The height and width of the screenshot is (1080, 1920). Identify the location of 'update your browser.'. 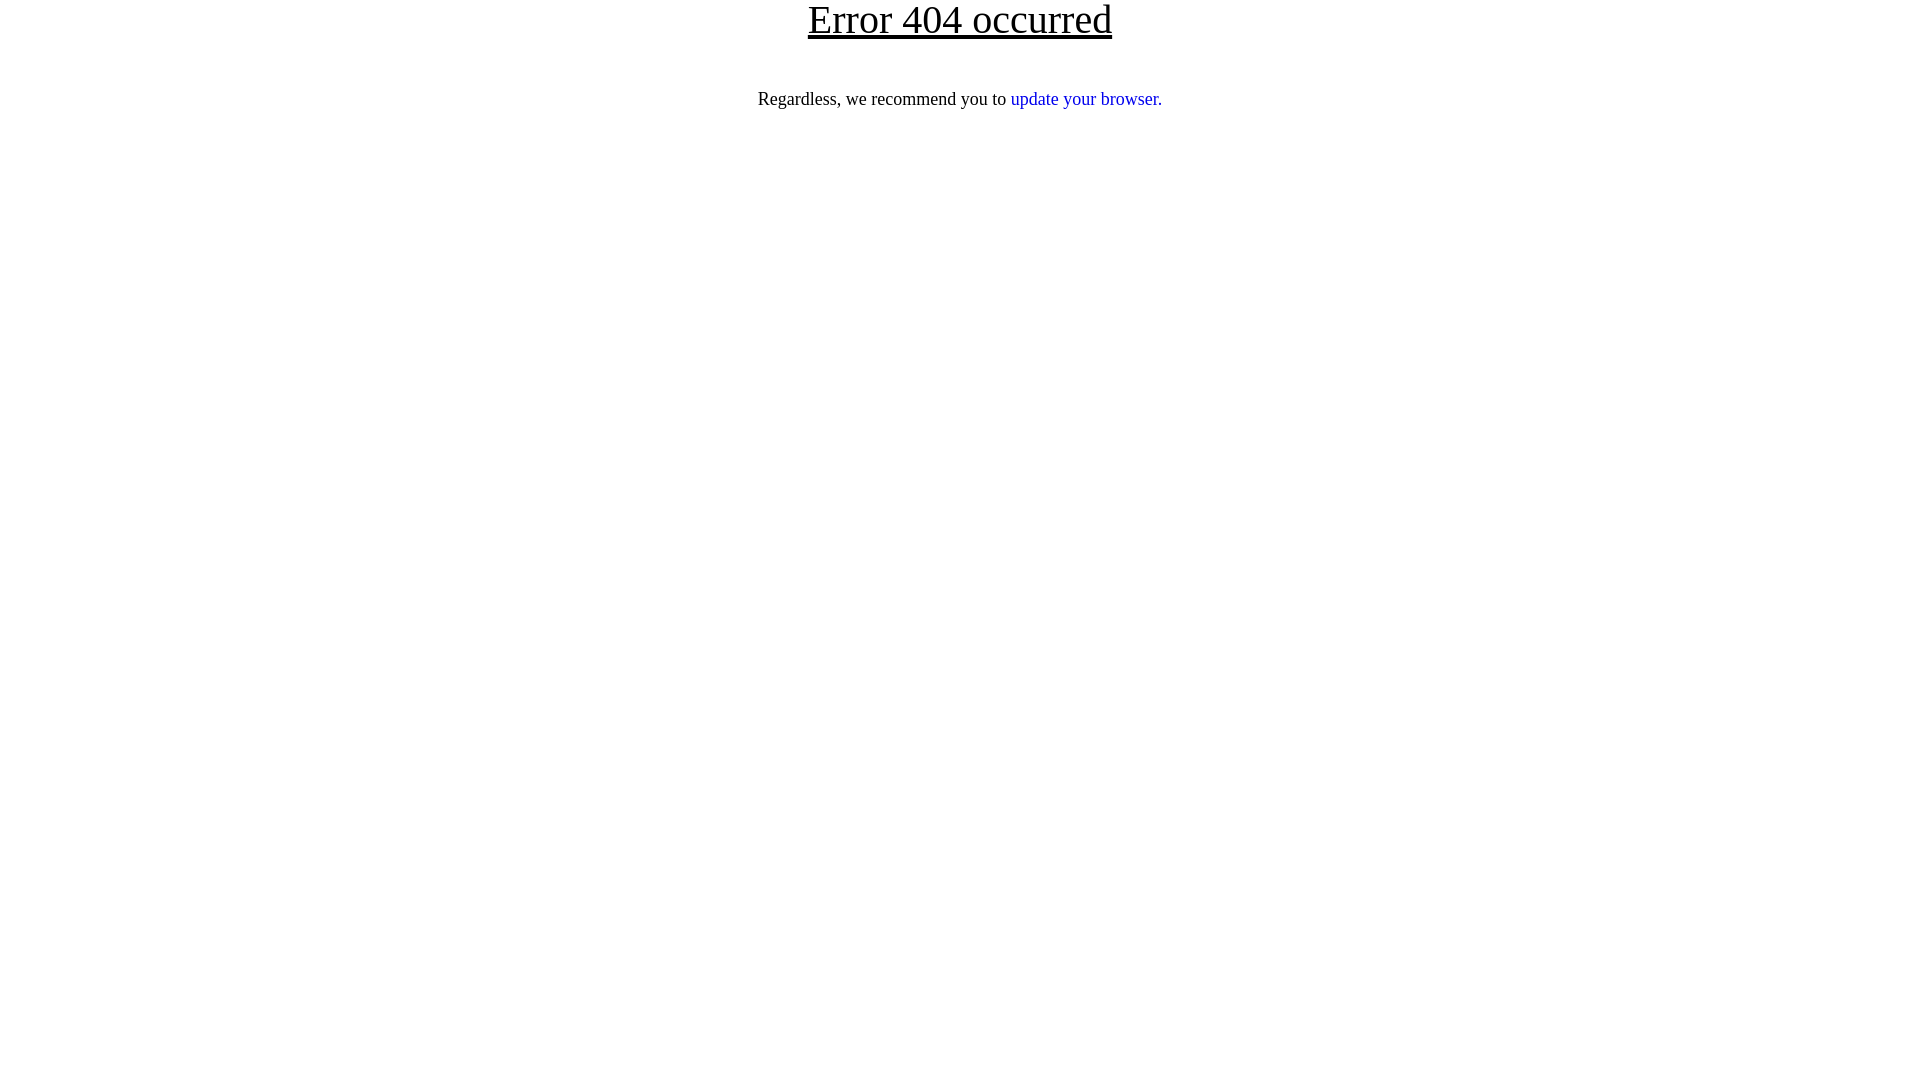
(1085, 99).